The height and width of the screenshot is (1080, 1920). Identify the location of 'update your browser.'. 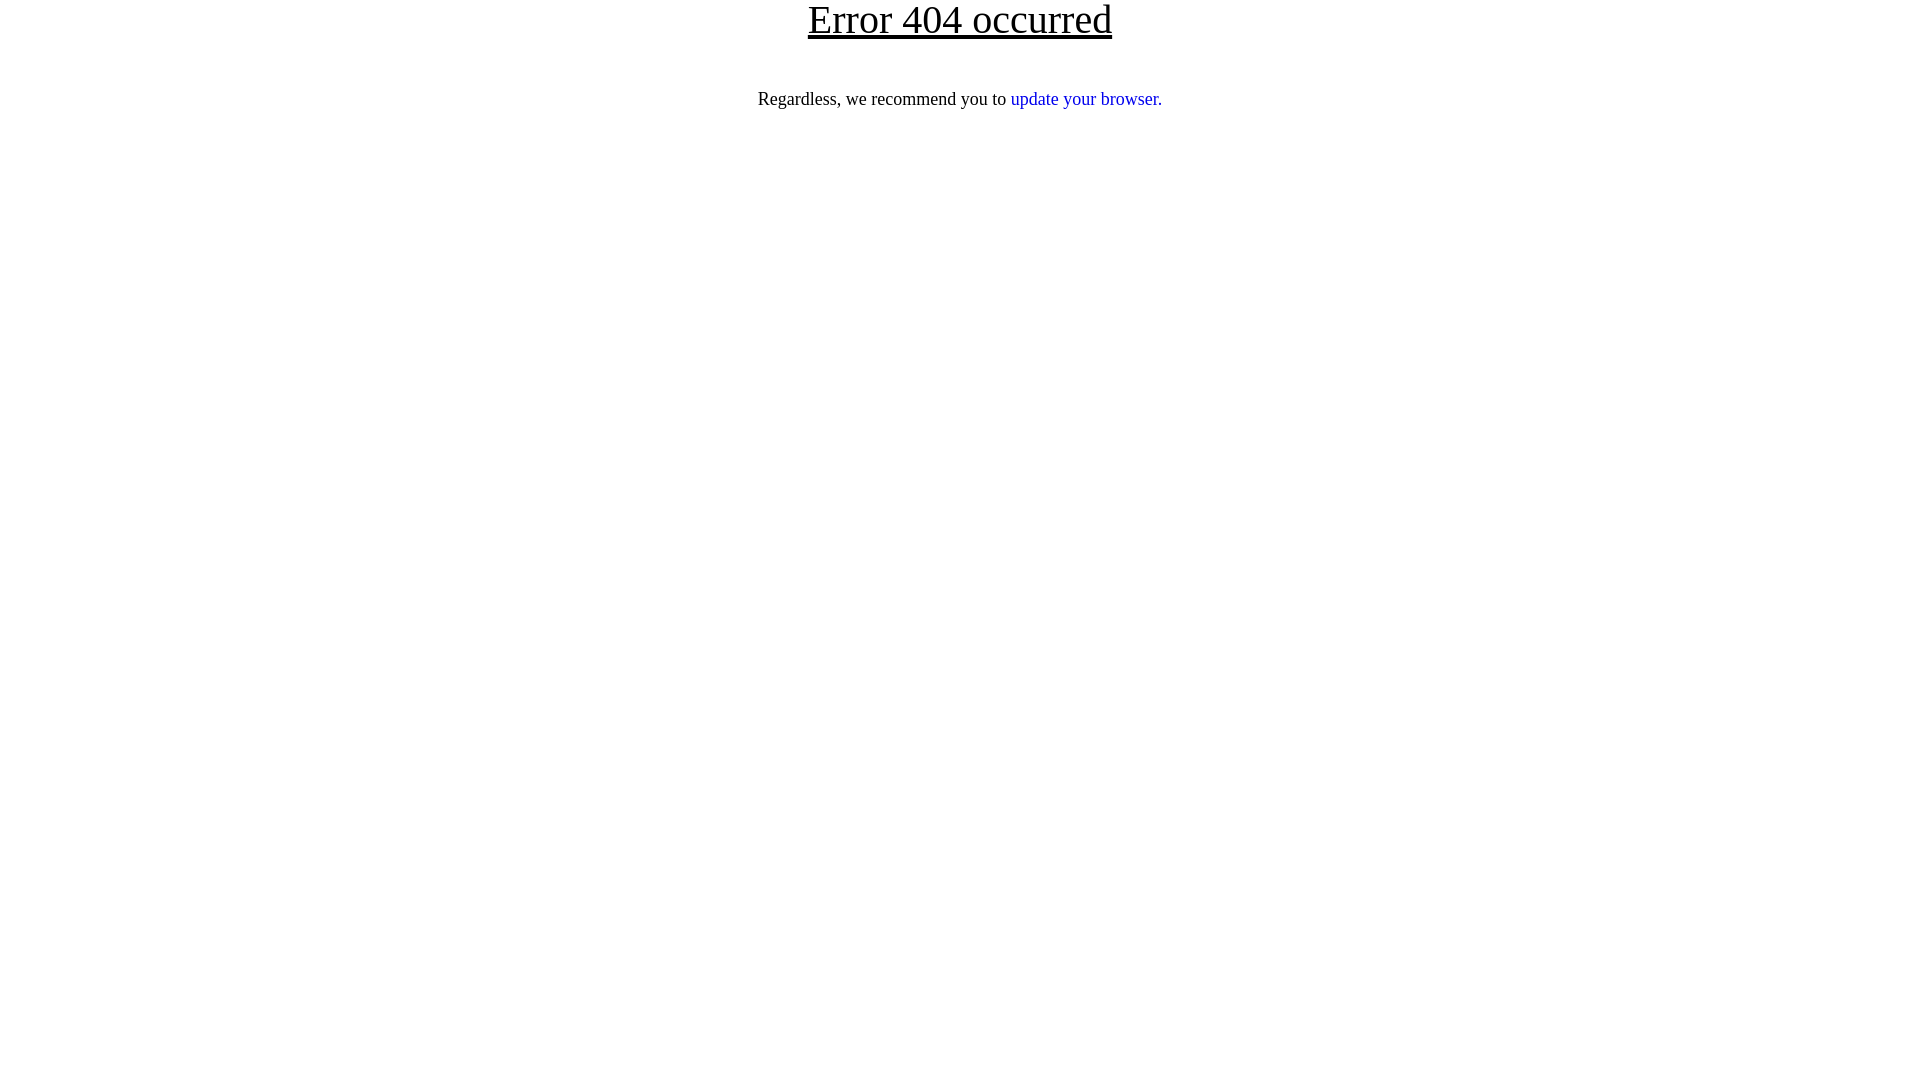
(1085, 99).